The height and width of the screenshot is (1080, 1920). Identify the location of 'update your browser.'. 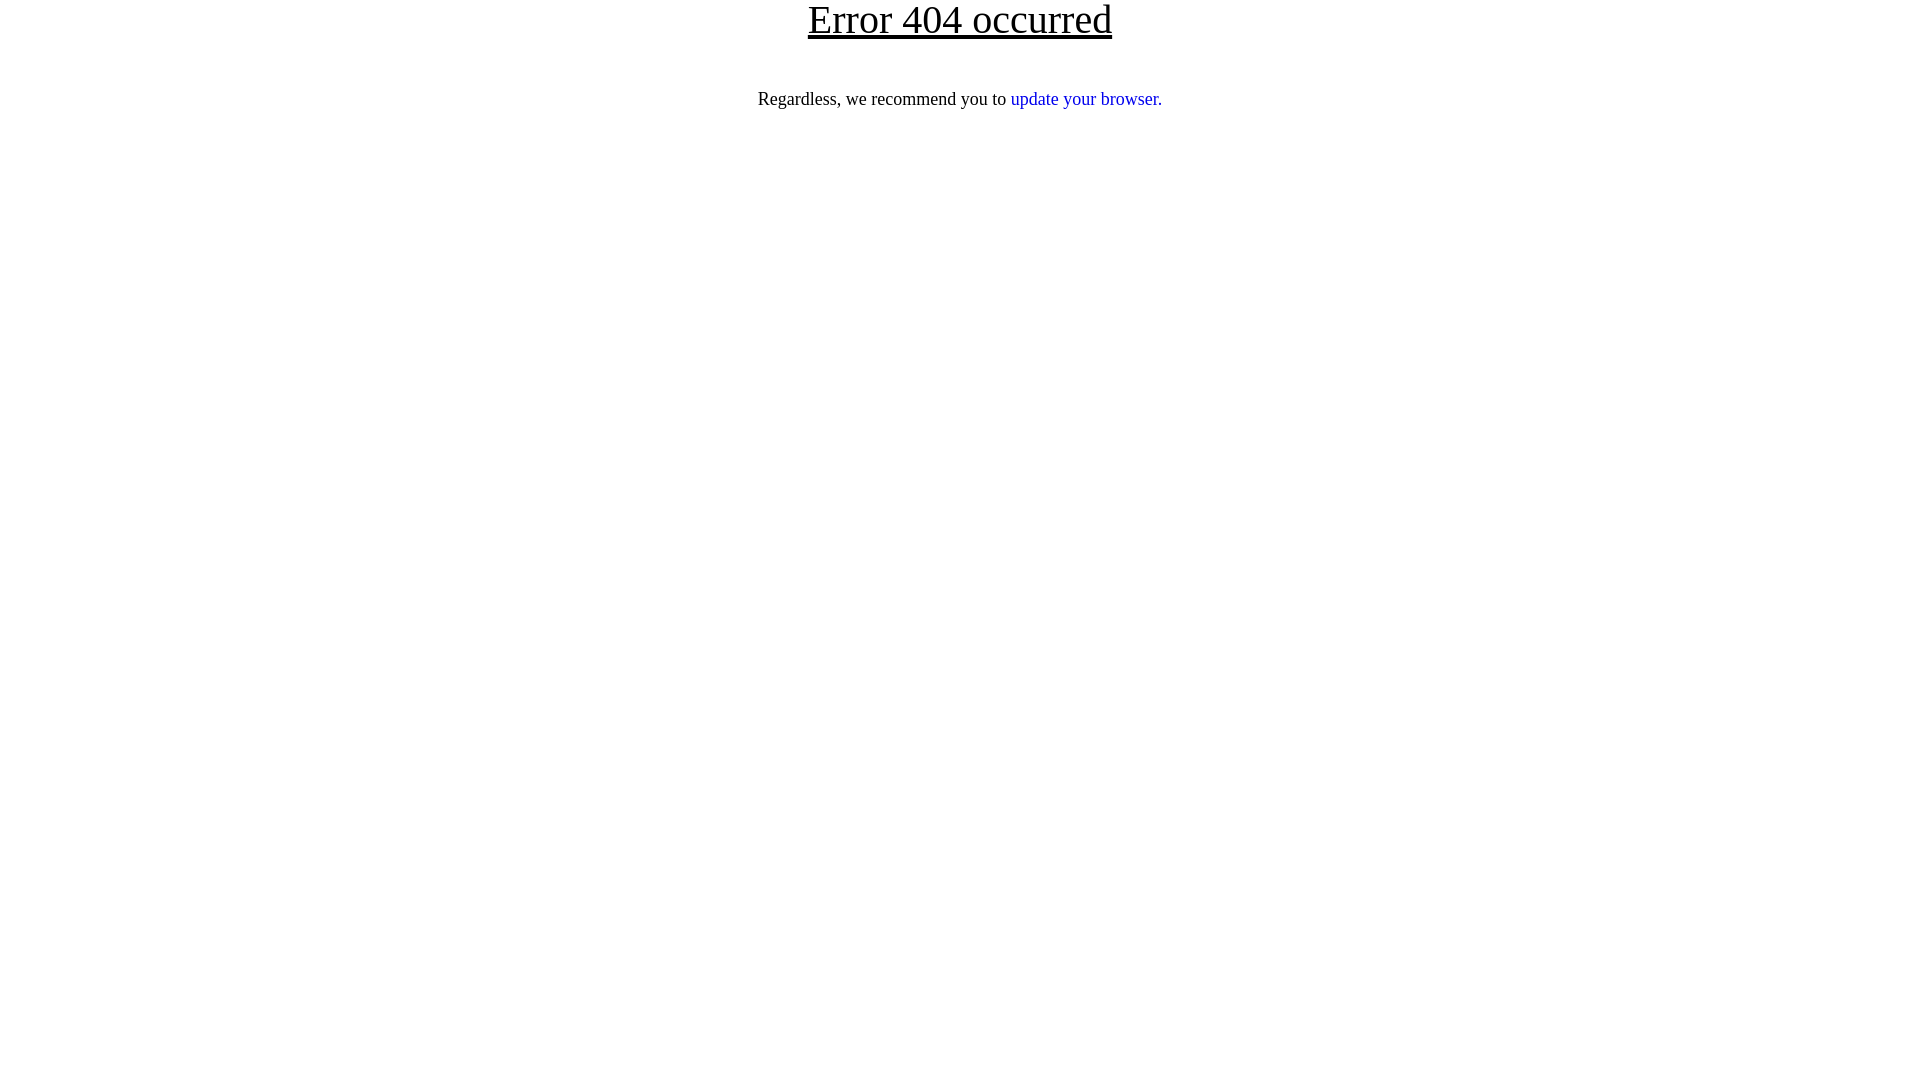
(1085, 99).